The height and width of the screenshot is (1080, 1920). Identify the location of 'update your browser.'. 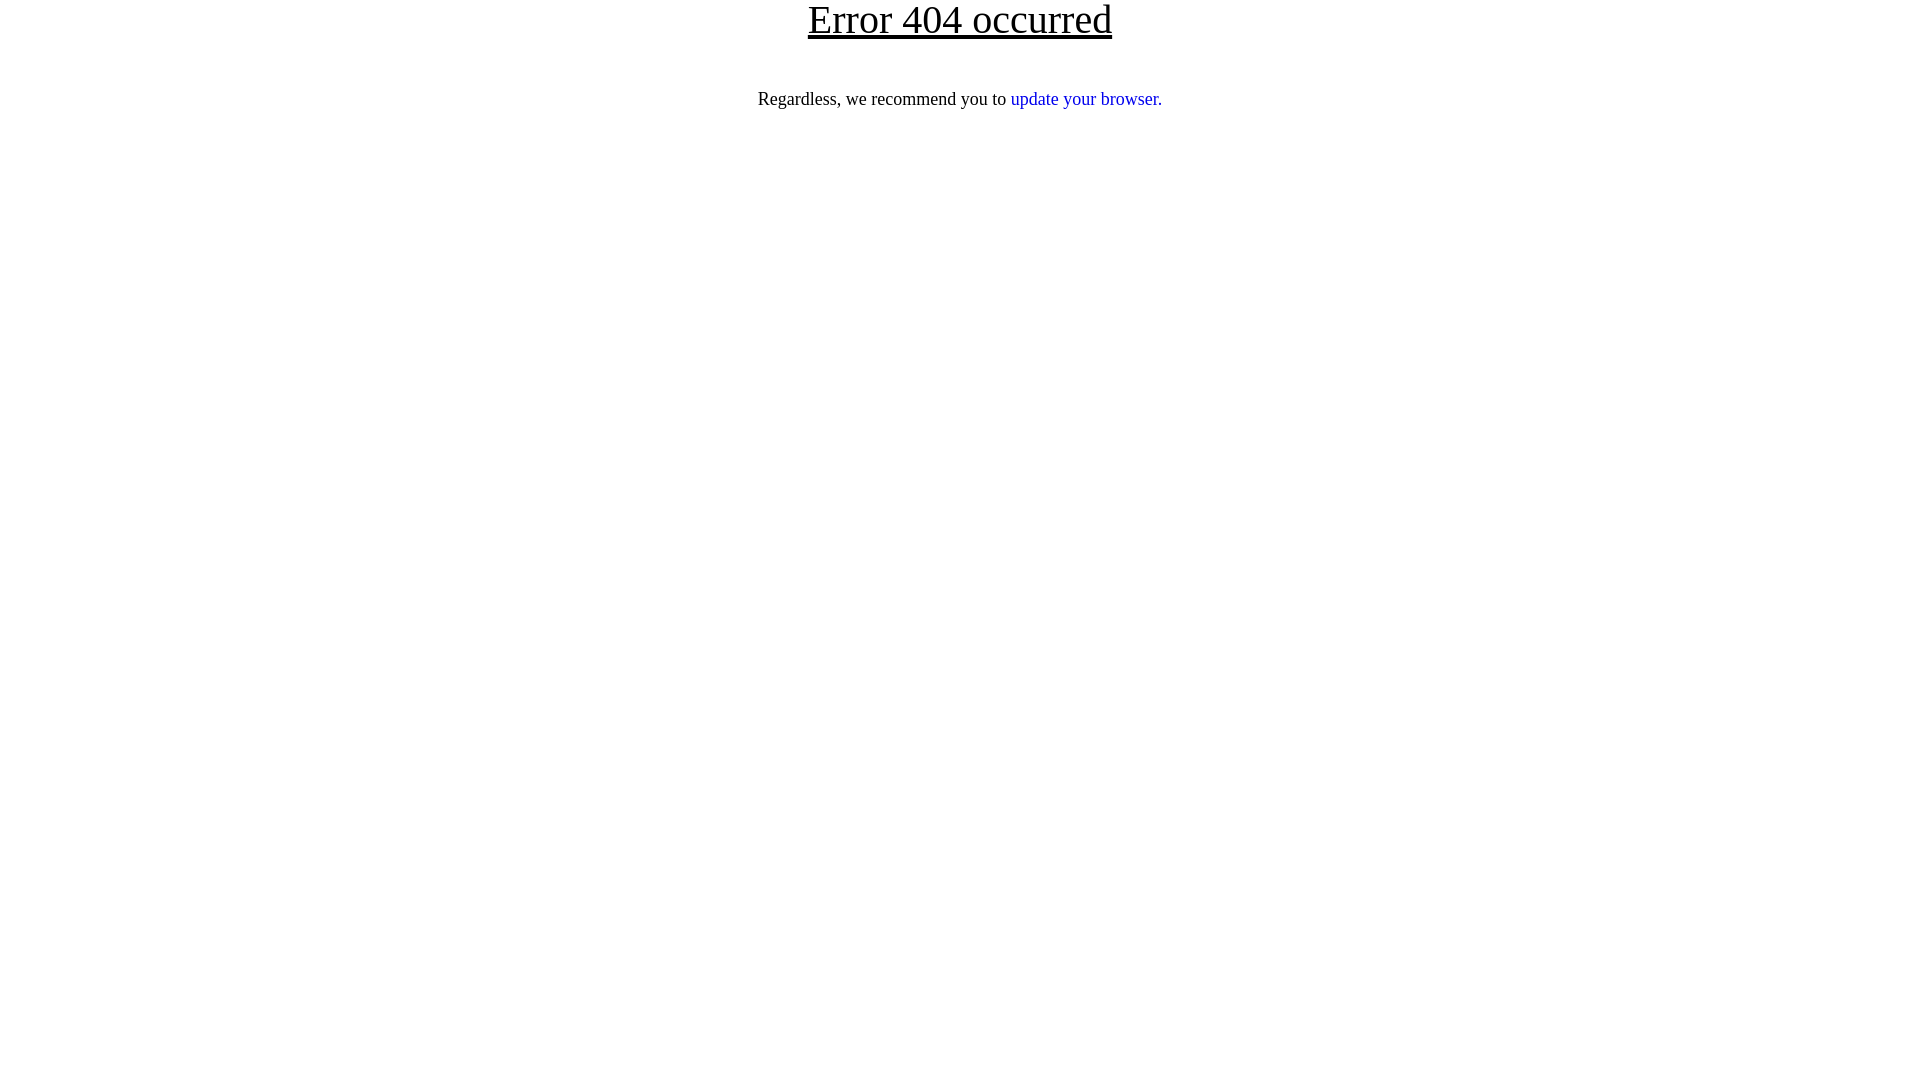
(1085, 99).